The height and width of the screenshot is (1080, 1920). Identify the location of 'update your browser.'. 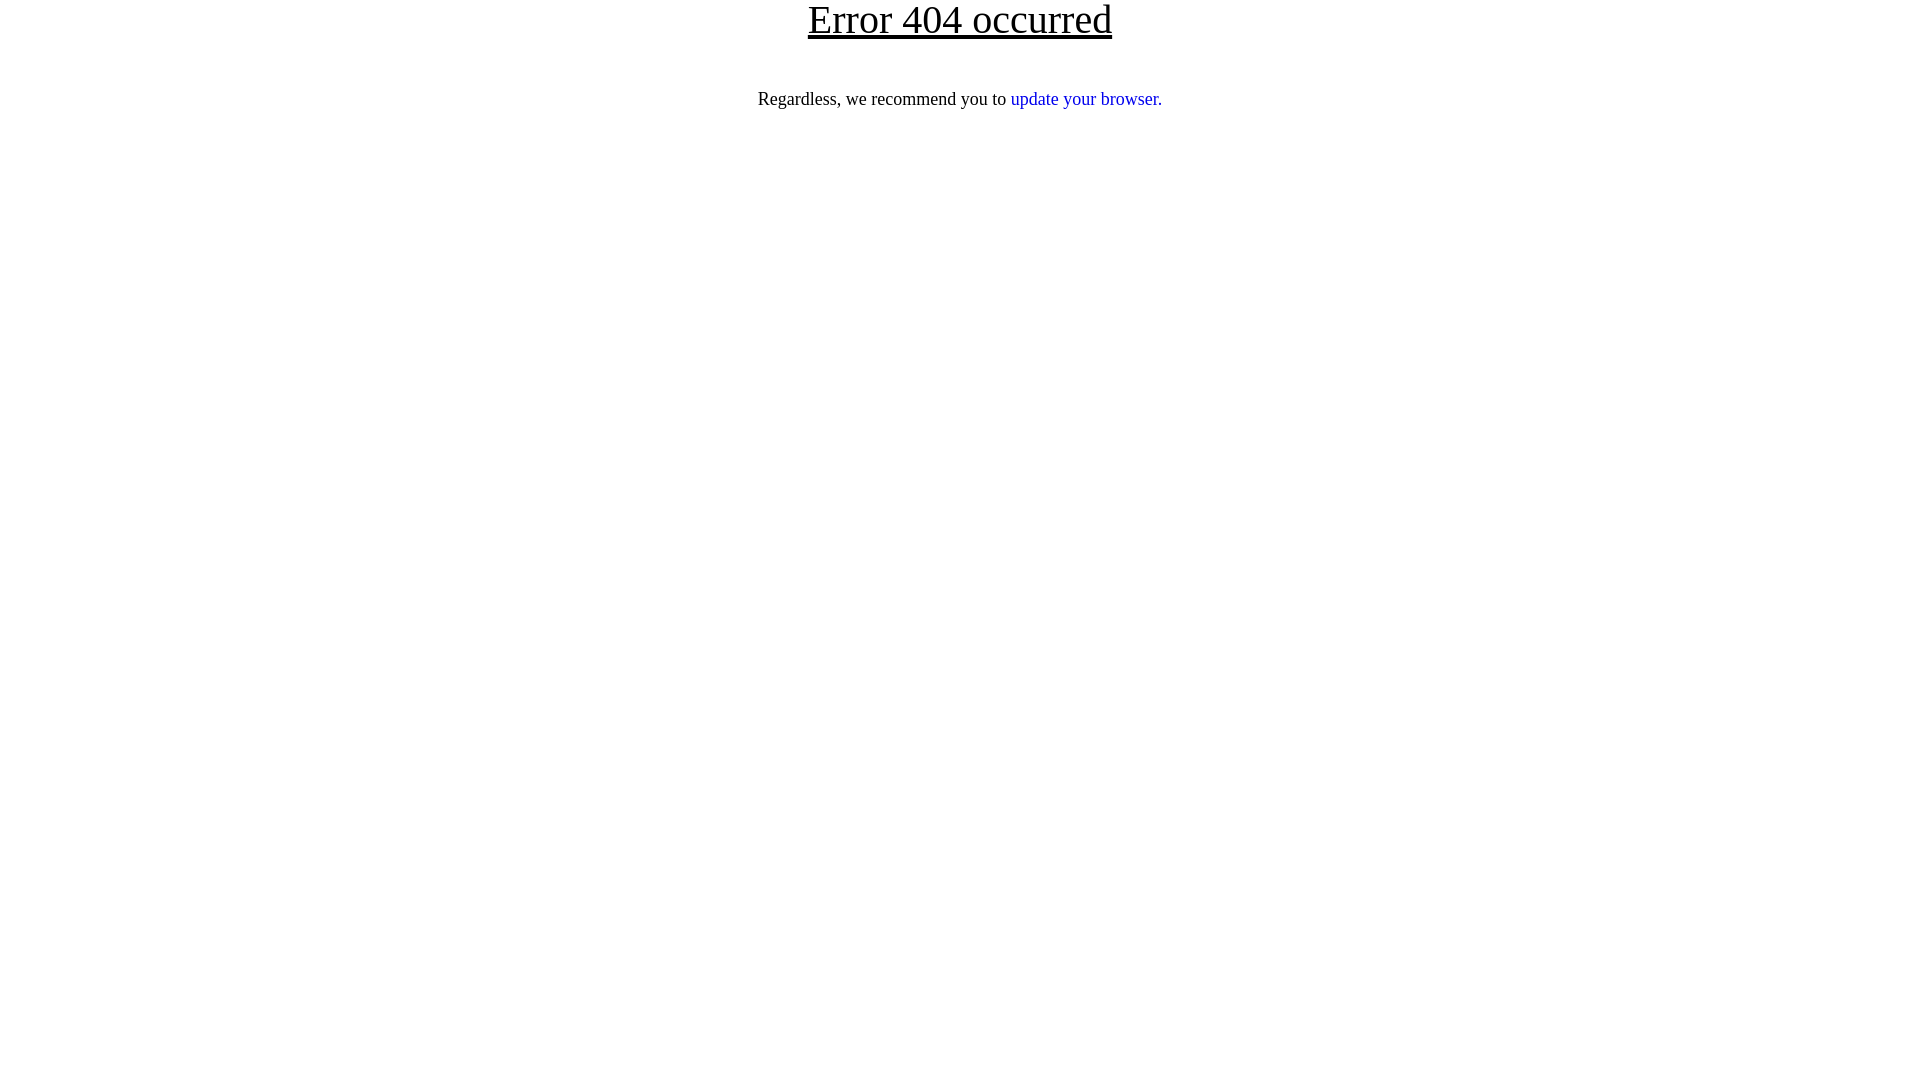
(1085, 99).